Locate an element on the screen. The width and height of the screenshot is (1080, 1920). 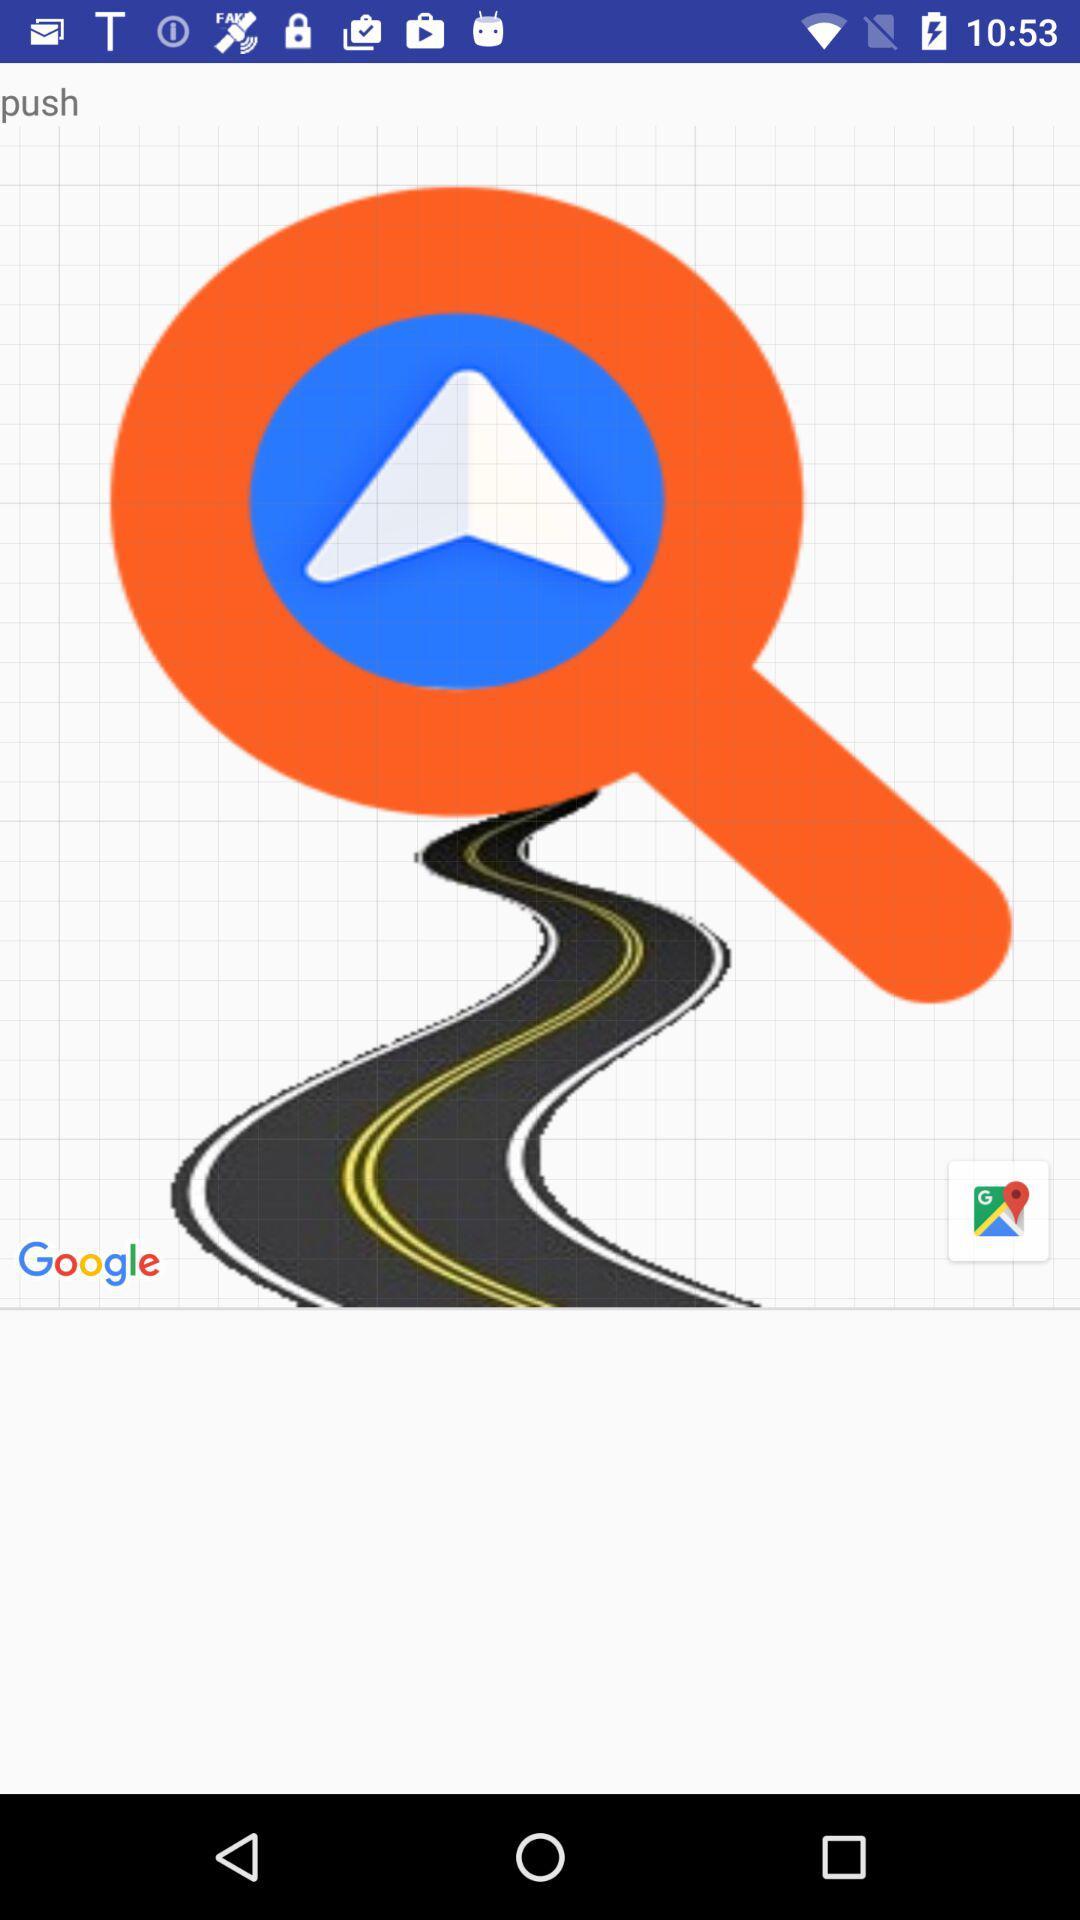
the item below push icon is located at coordinates (92, 1263).